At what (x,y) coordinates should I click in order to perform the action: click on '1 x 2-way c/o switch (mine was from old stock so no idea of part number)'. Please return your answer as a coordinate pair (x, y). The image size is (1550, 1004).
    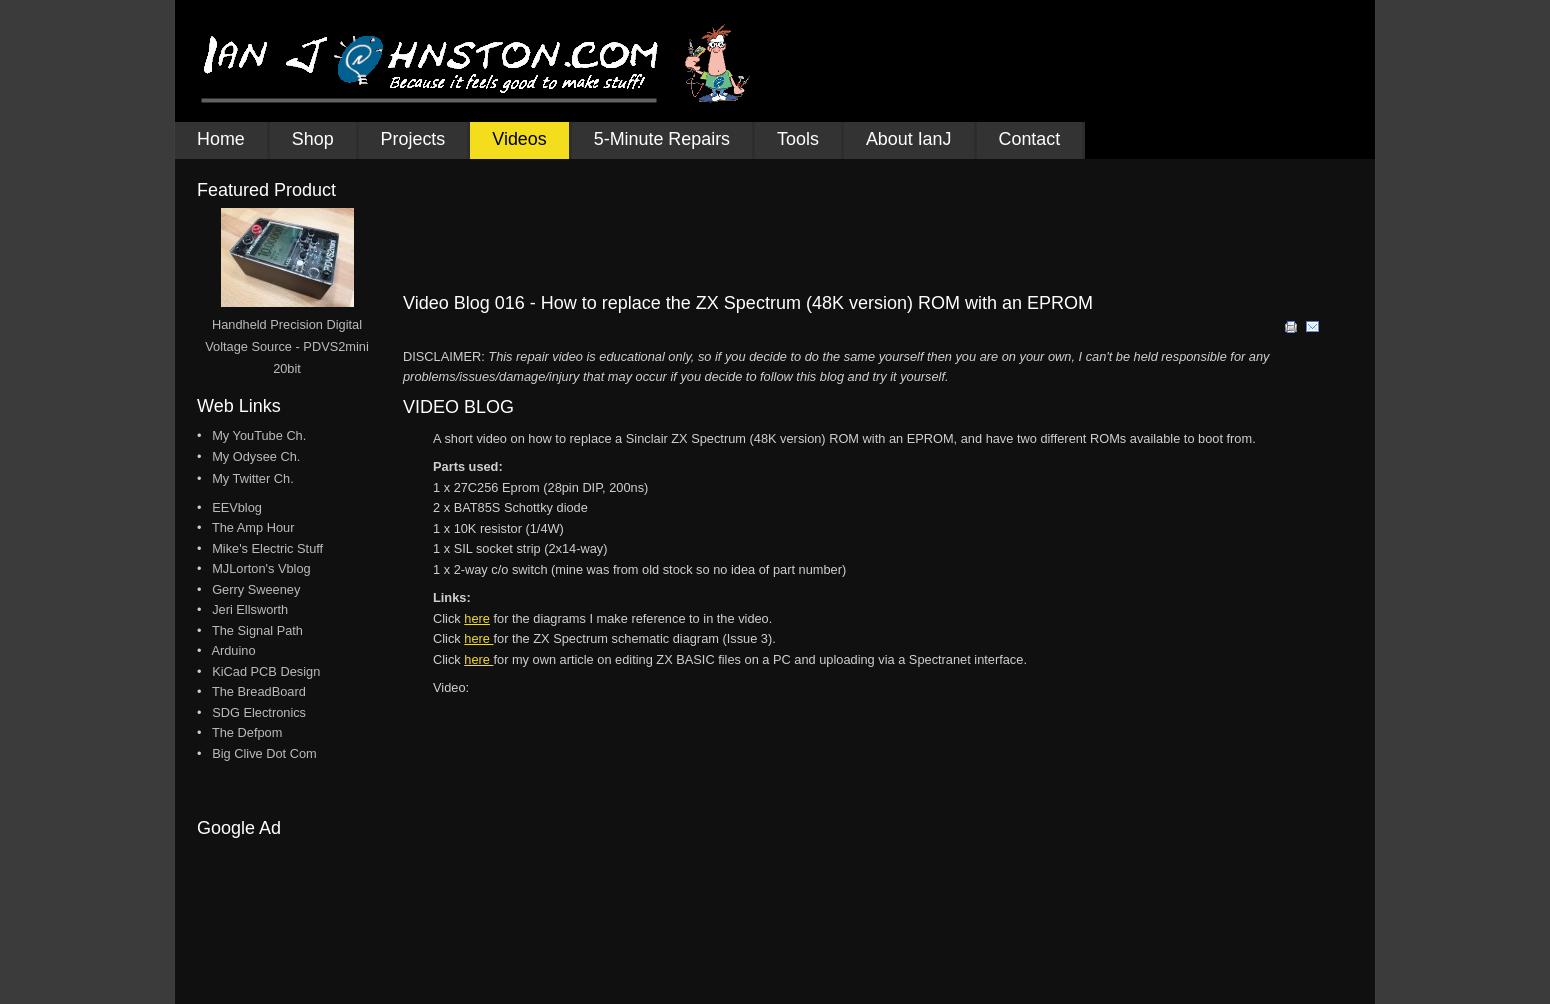
    Looking at the image, I should click on (638, 568).